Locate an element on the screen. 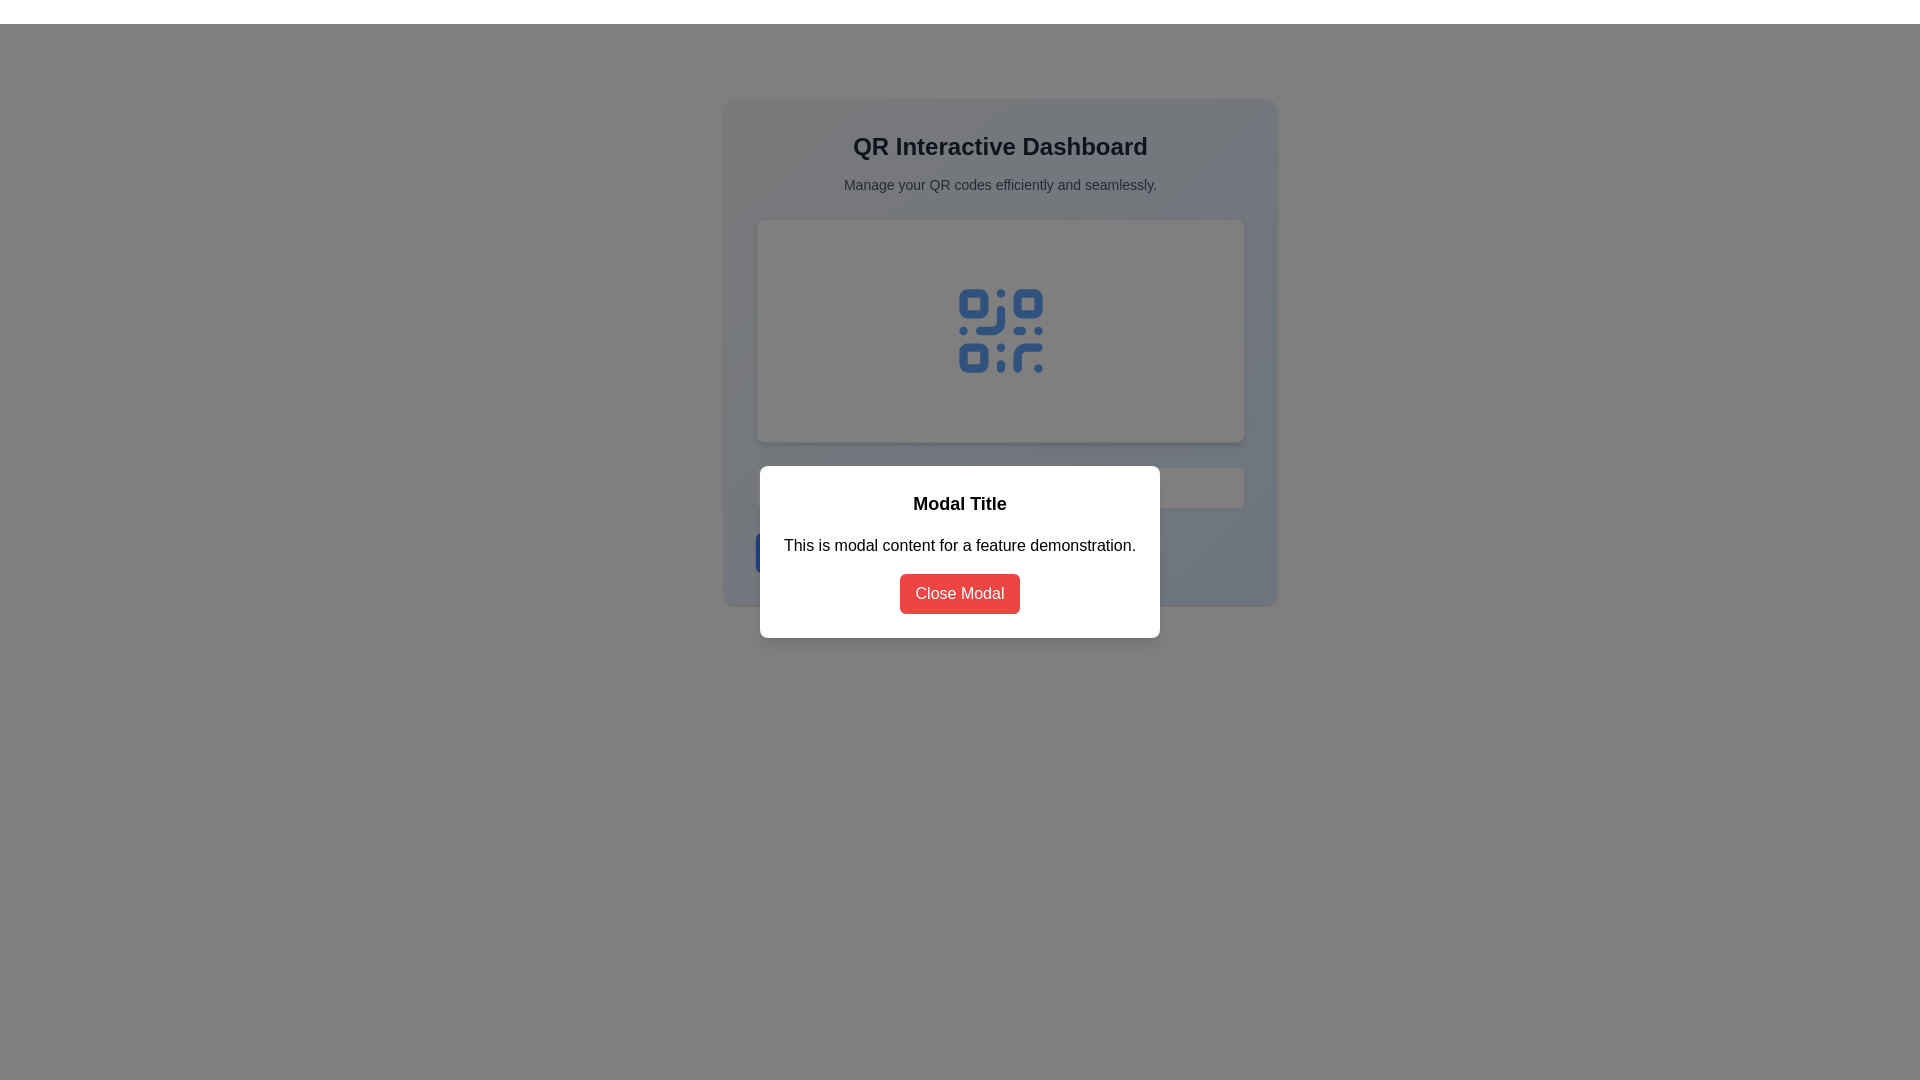  the second square in a QR-like graphic located at the top-center of the modal dialog is located at coordinates (1027, 303).